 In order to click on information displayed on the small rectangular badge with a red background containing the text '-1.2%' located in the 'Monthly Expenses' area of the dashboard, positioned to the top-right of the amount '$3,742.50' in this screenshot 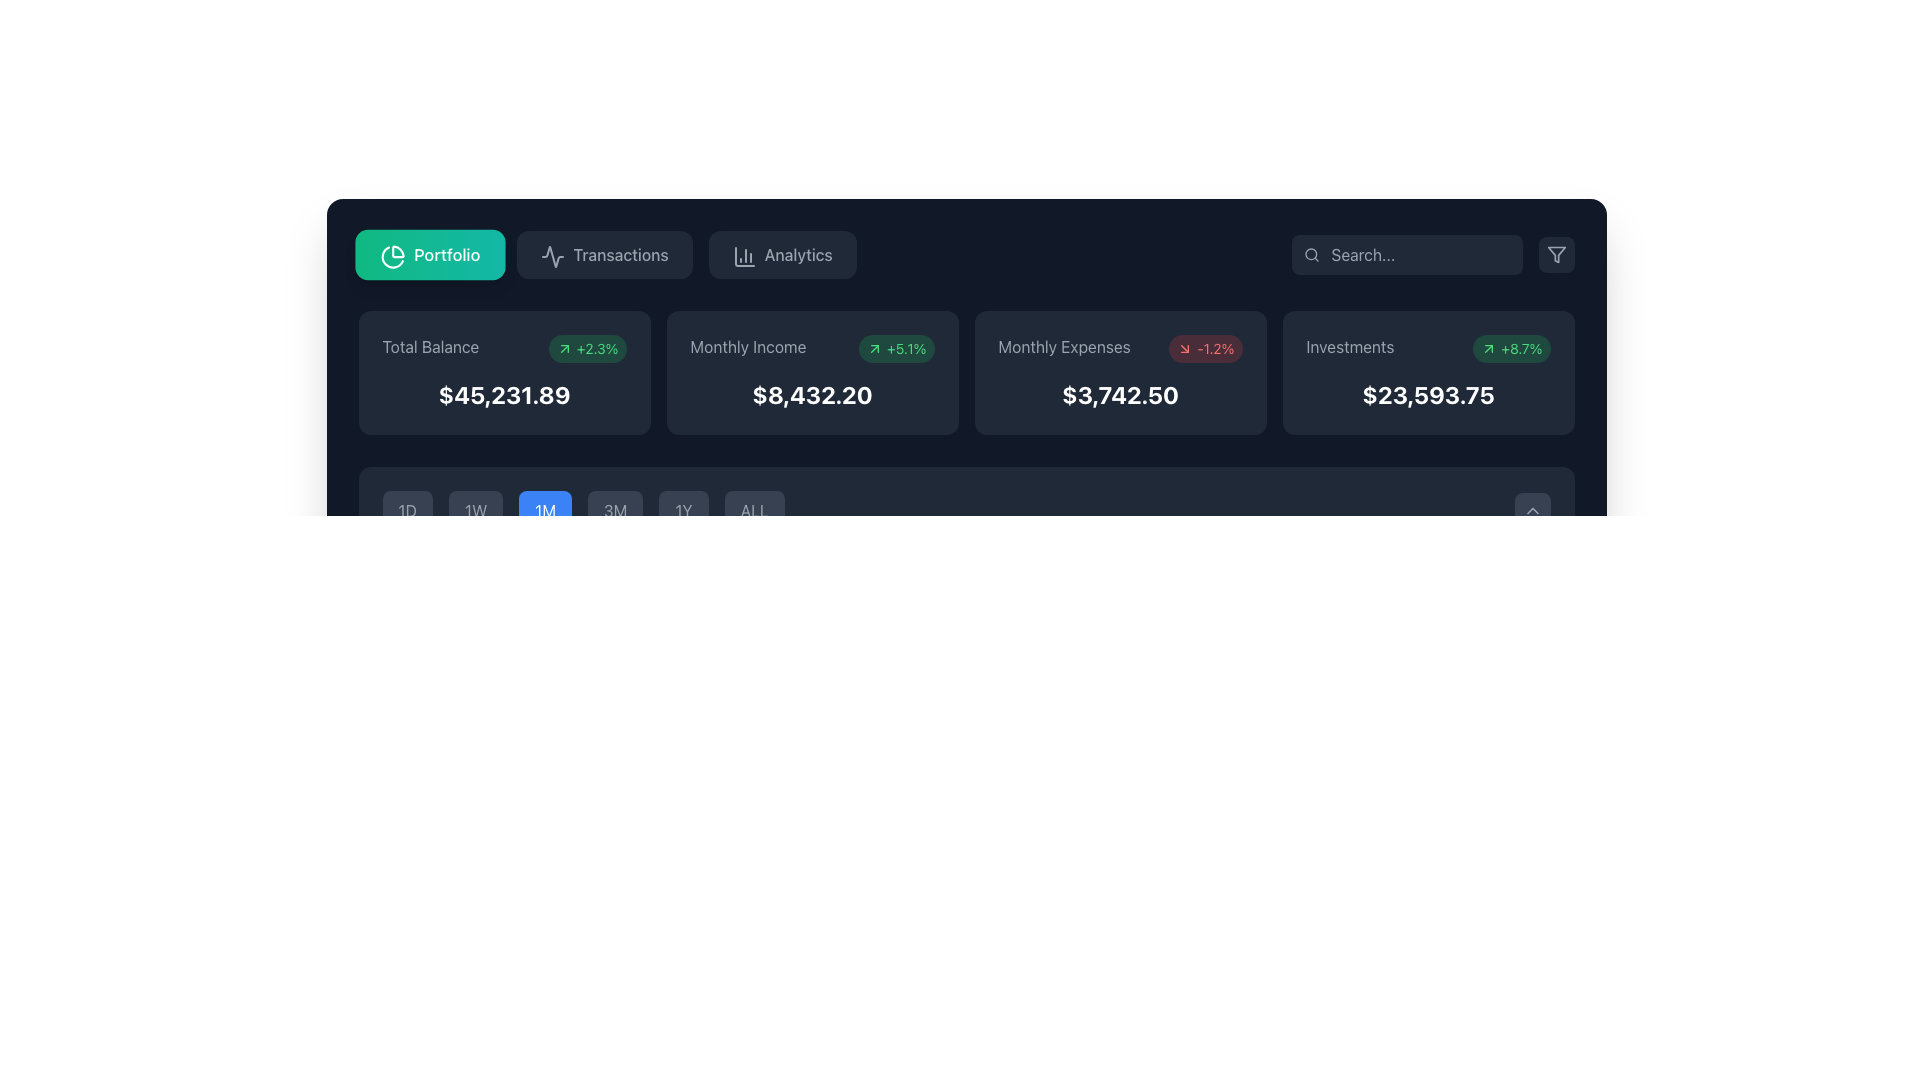, I will do `click(1204, 347)`.